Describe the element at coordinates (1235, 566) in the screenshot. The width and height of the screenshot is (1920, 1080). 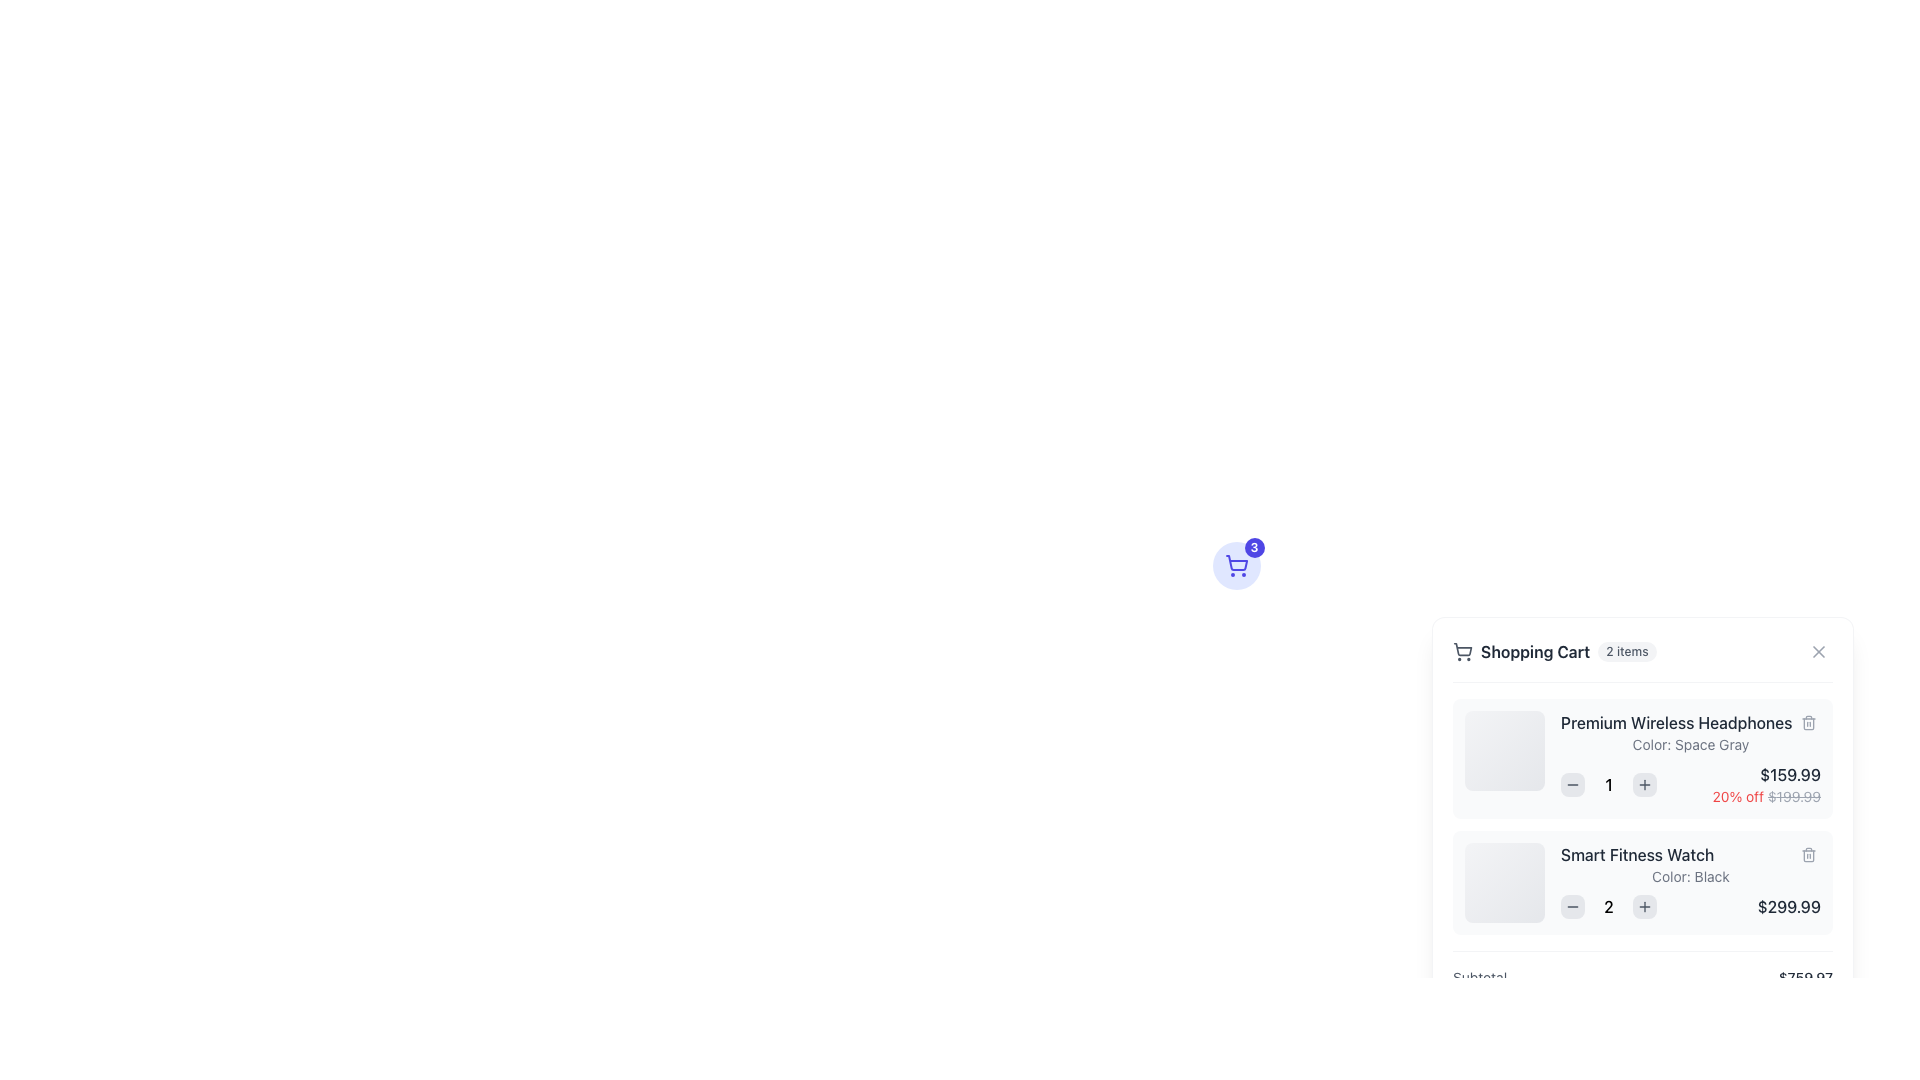
I see `the shopping cart button with icon and badge` at that location.